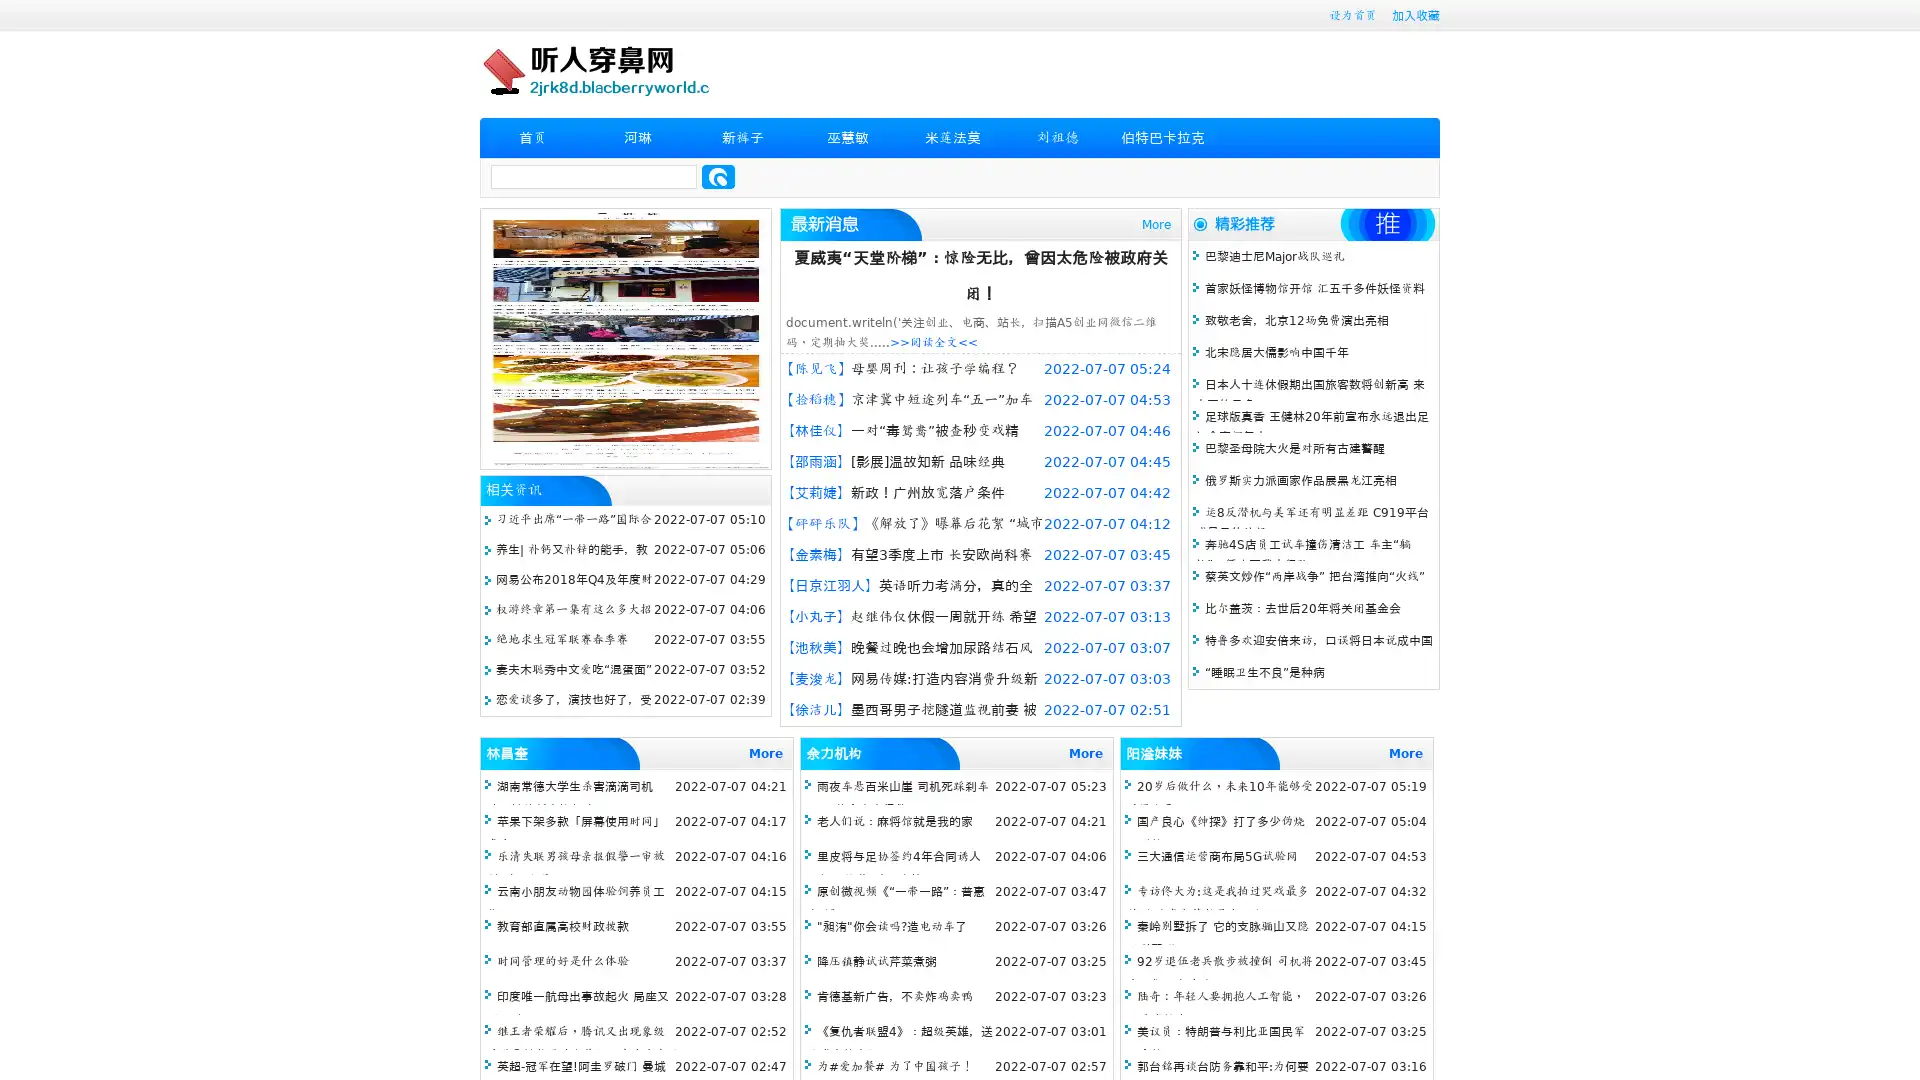 The image size is (1920, 1080). What do you see at coordinates (718, 176) in the screenshot?
I see `Search` at bounding box center [718, 176].